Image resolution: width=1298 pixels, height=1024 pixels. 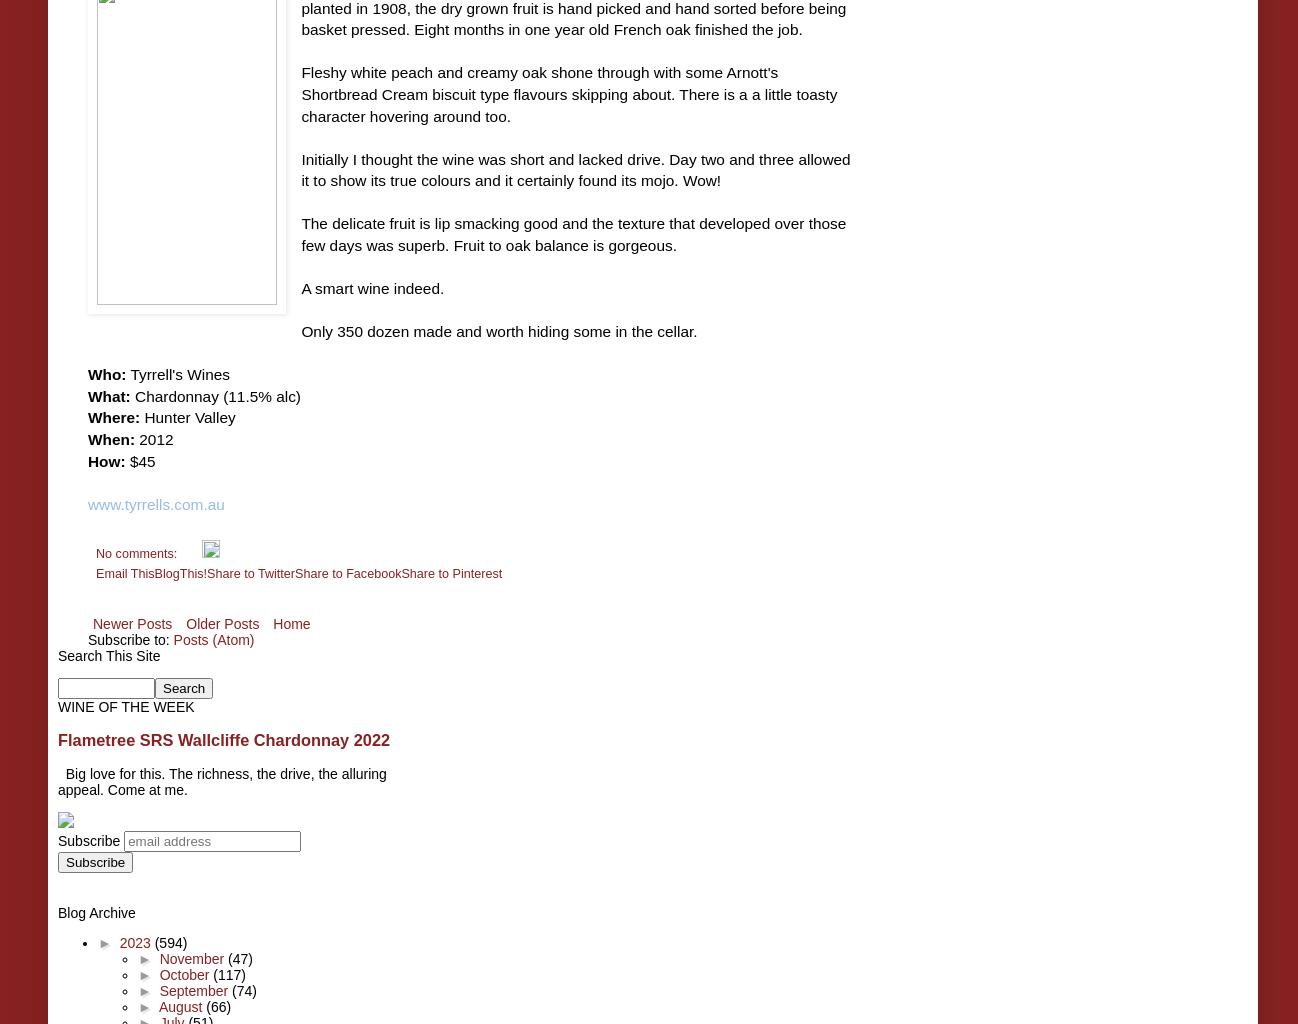 What do you see at coordinates (224, 738) in the screenshot?
I see `'Flametree SRS Wallcliffe Chardonnay 2022'` at bounding box center [224, 738].